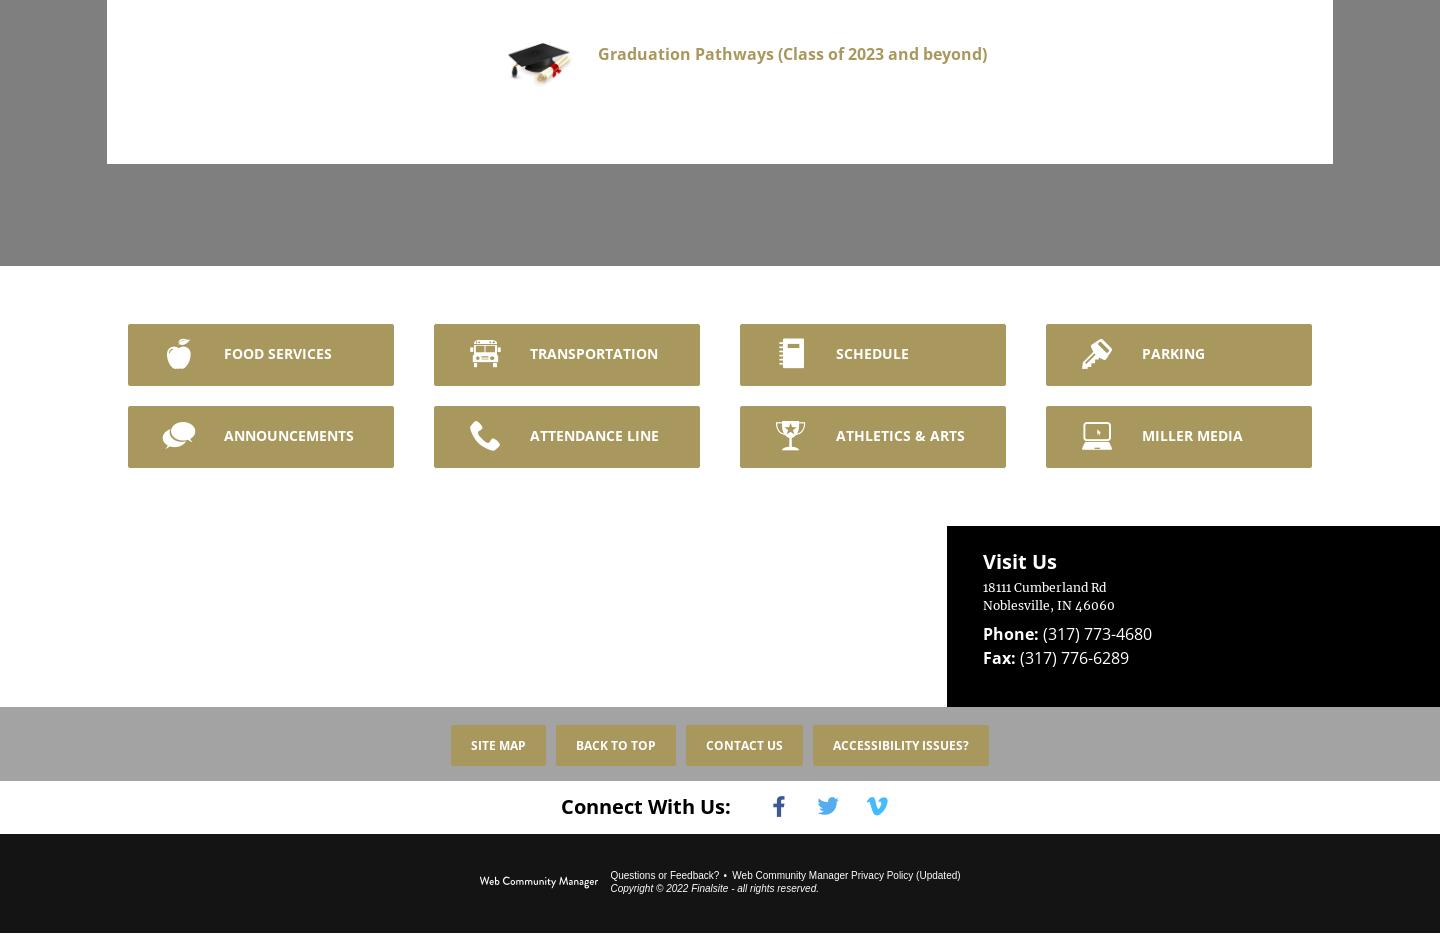  What do you see at coordinates (997, 644) in the screenshot?
I see `'Fax:'` at bounding box center [997, 644].